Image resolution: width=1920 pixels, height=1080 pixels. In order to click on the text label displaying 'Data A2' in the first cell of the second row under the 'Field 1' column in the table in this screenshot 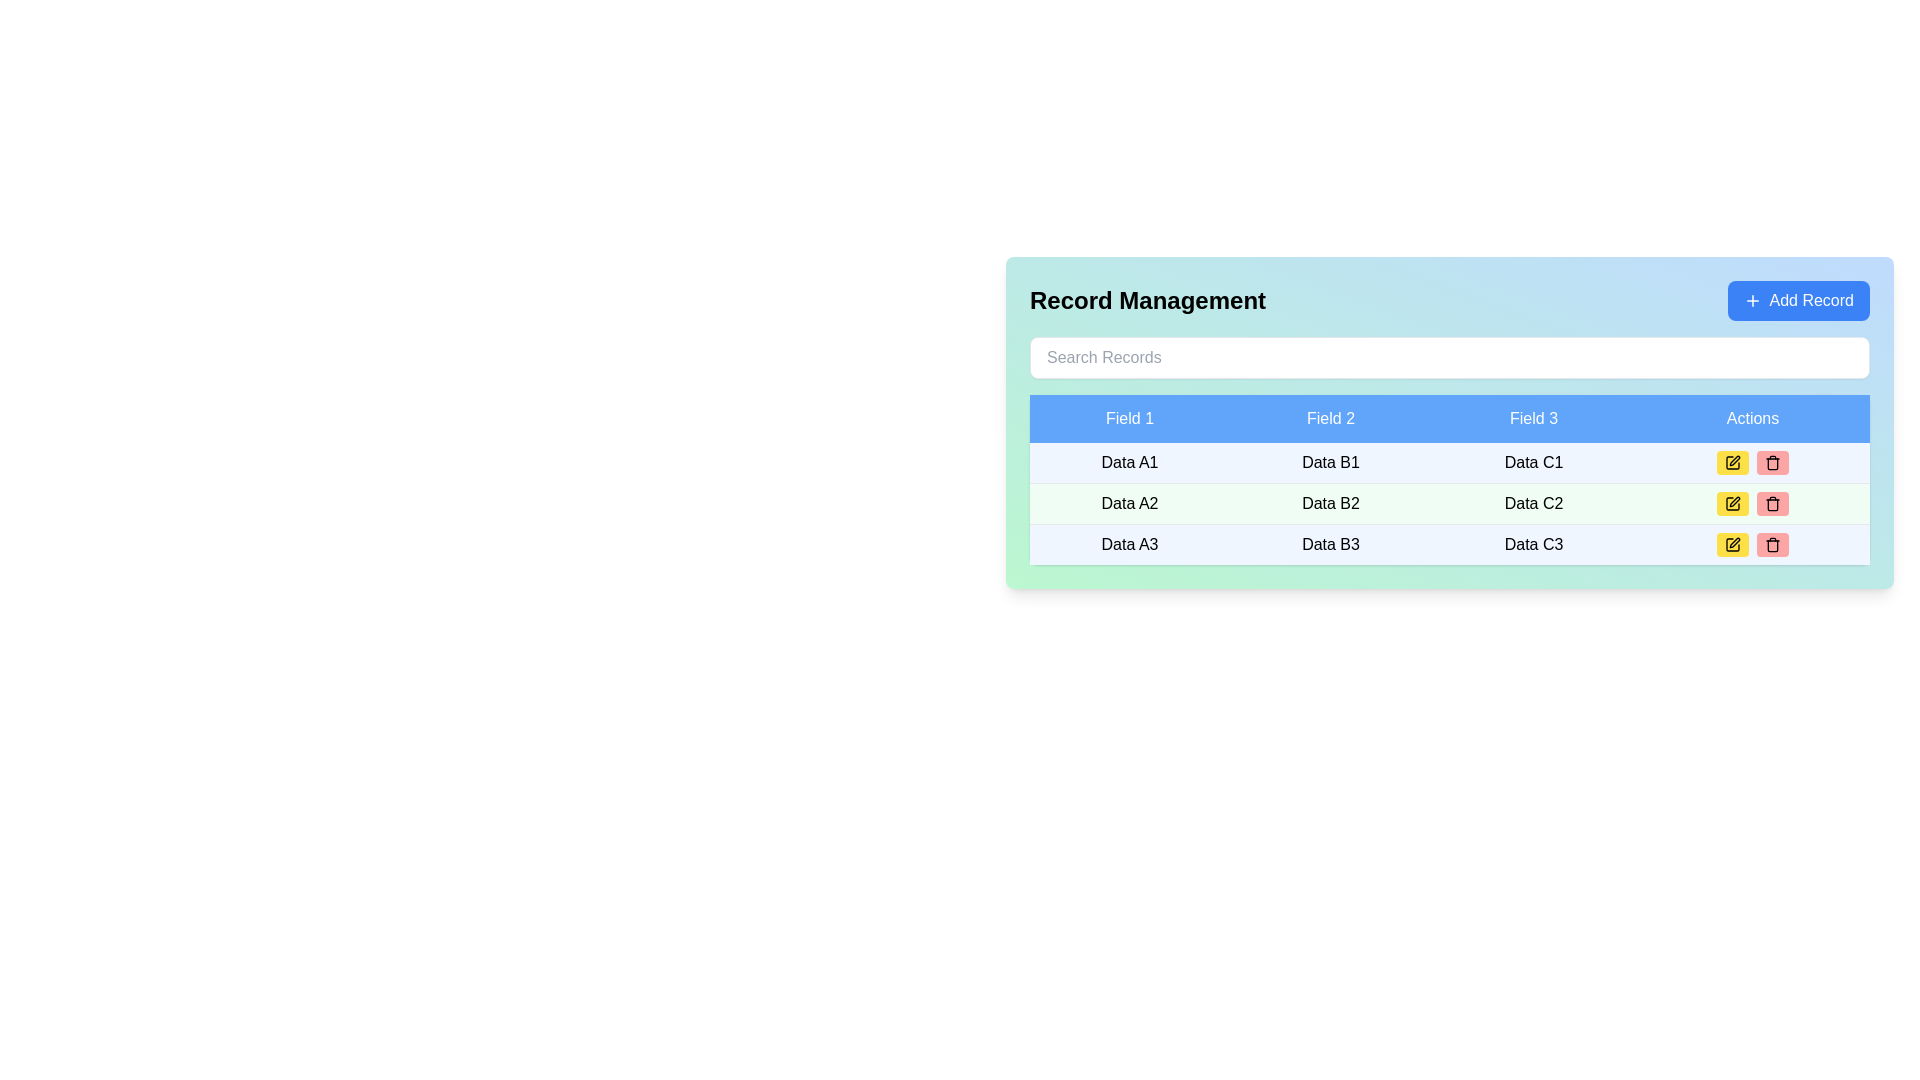, I will do `click(1129, 503)`.